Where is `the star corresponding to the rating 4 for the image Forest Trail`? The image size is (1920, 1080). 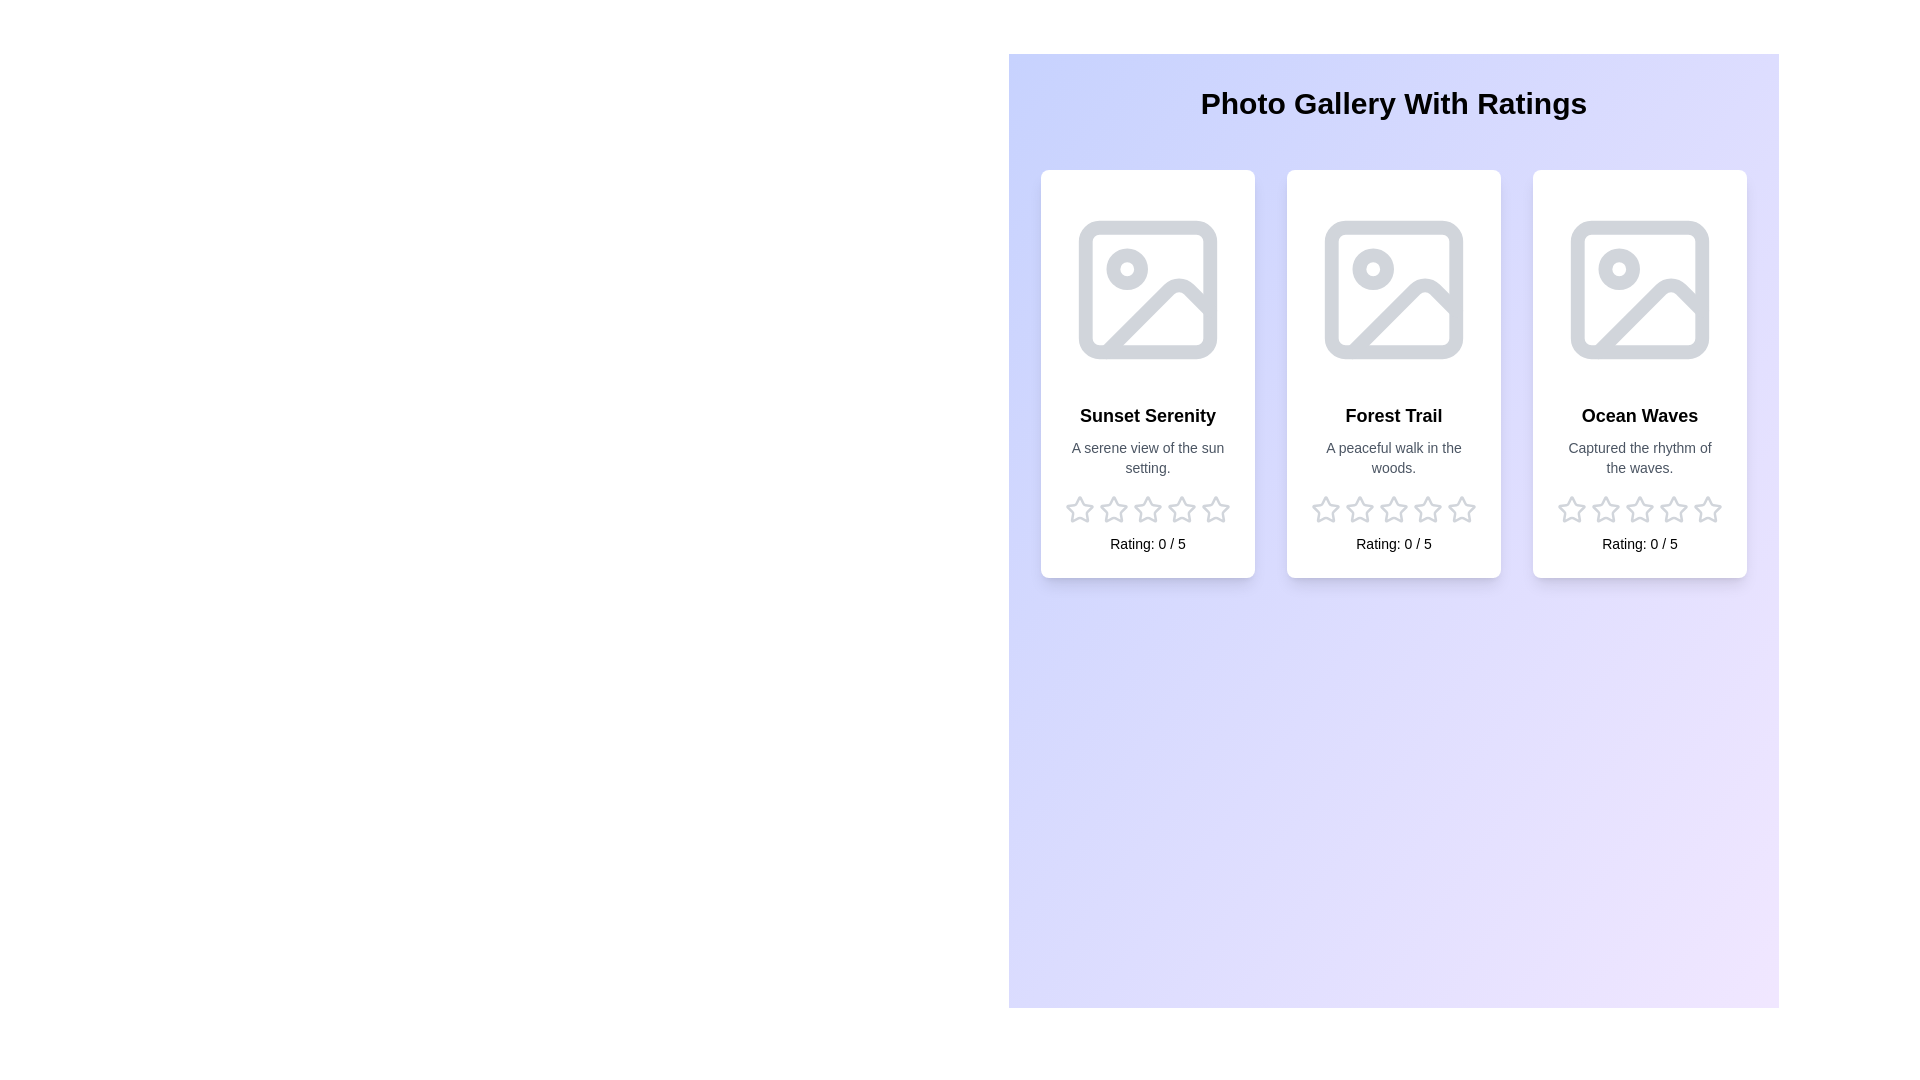
the star corresponding to the rating 4 for the image Forest Trail is located at coordinates (1427, 508).